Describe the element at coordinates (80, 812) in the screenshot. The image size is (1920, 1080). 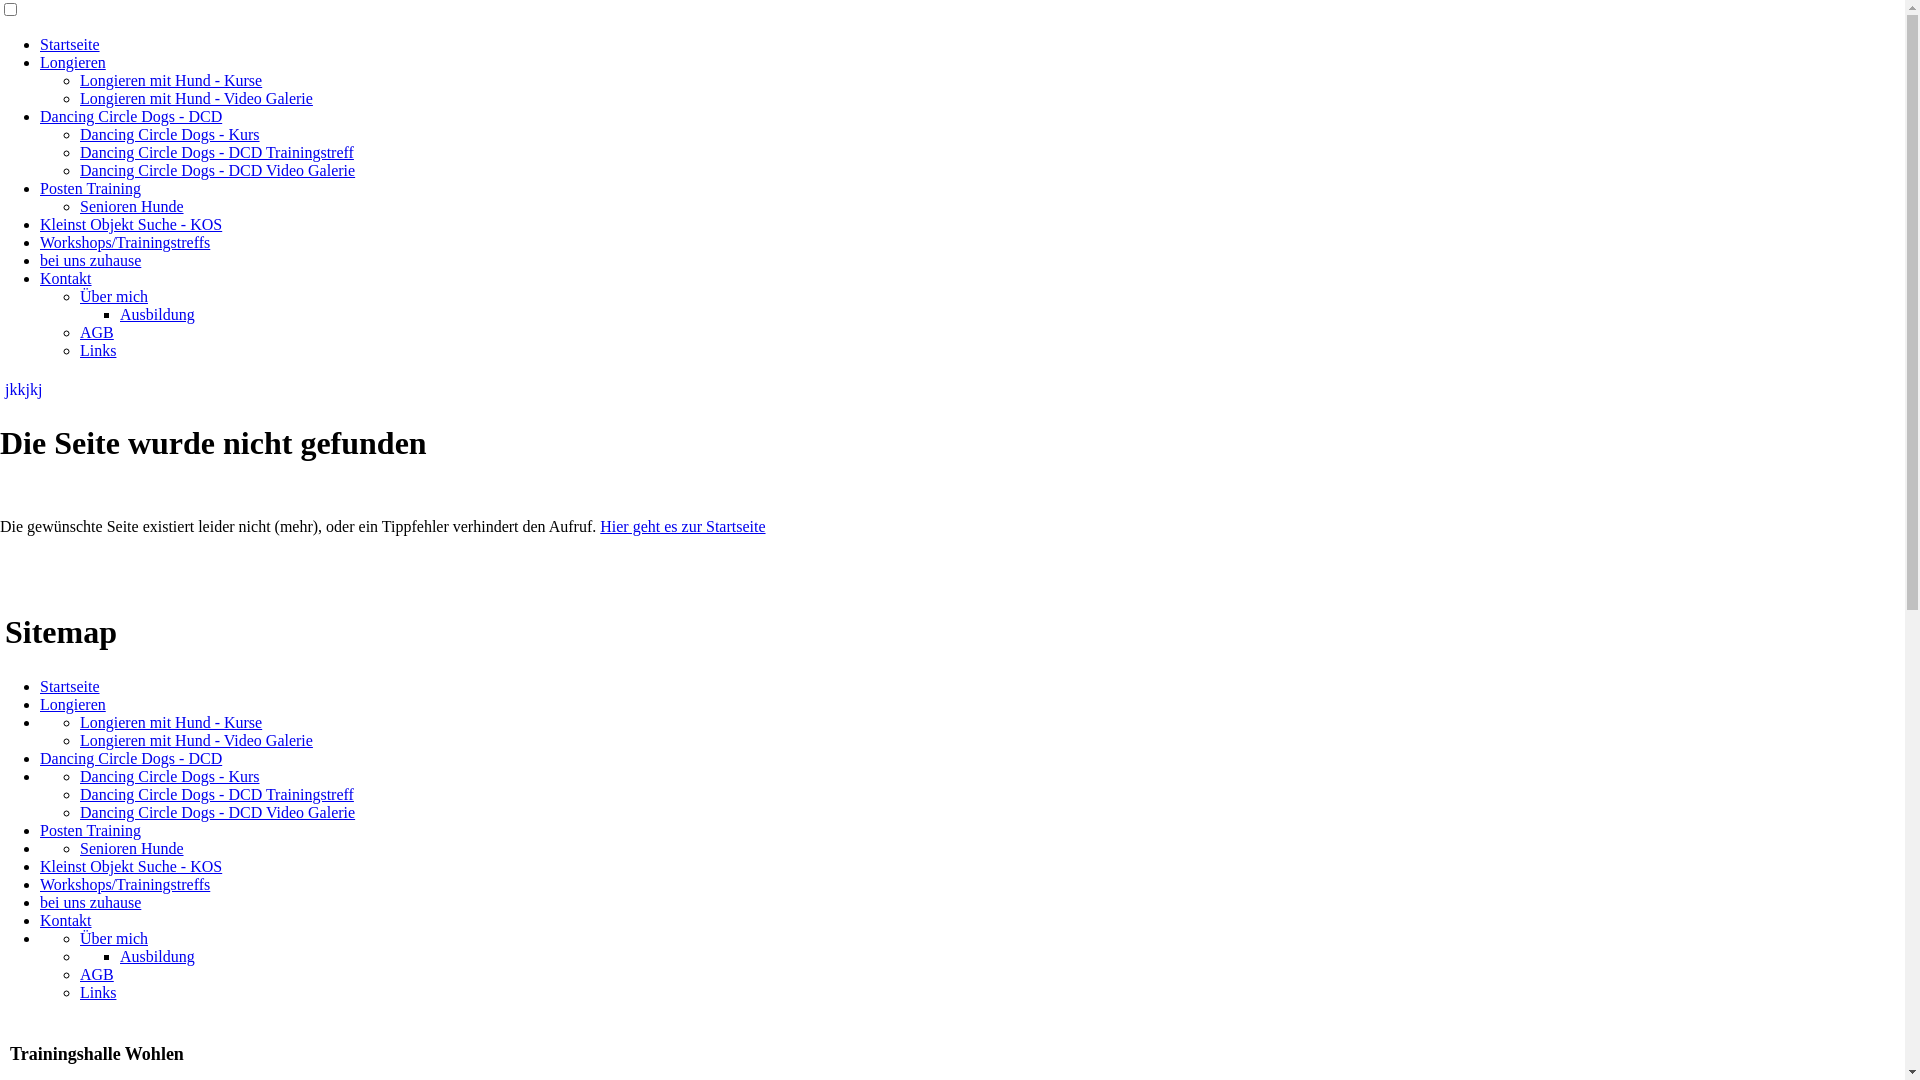
I see `'Dancing Circle Dogs - DCD Video Galerie'` at that location.